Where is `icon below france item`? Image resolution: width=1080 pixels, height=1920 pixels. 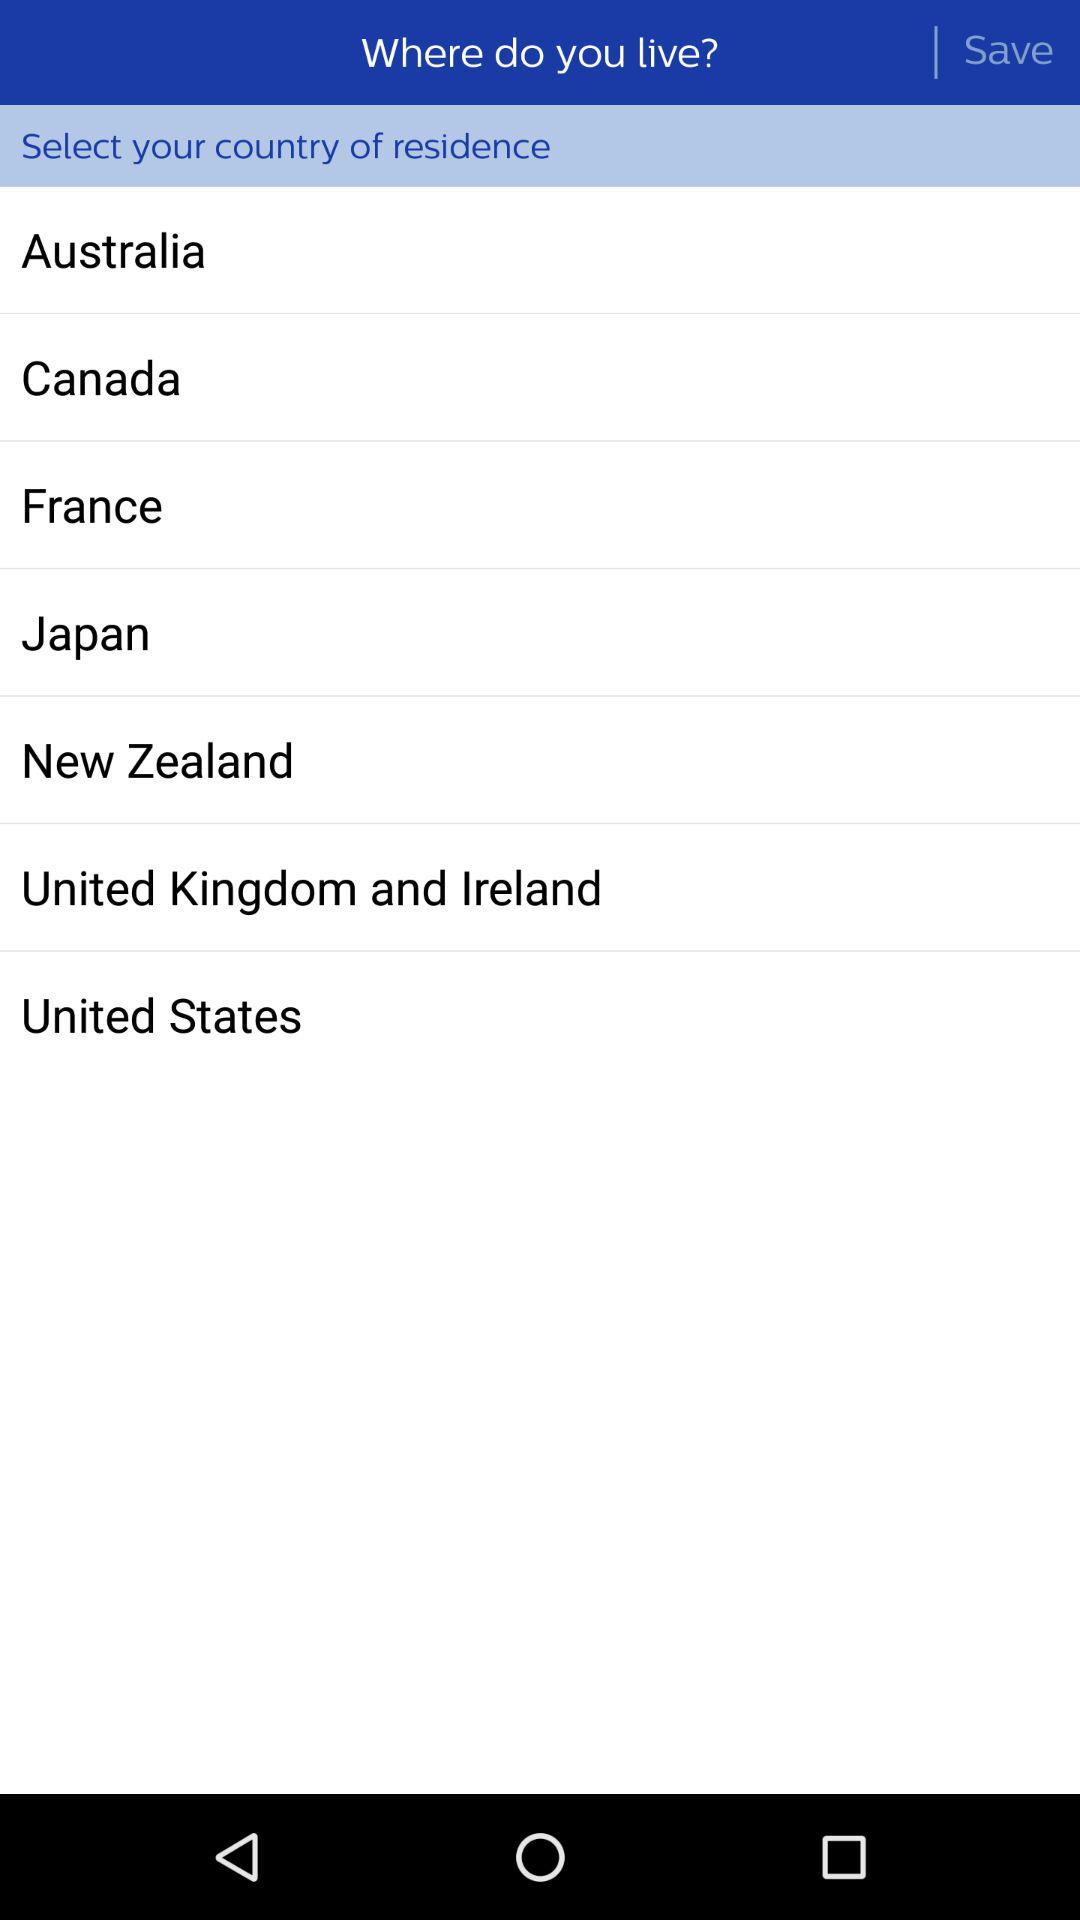 icon below france item is located at coordinates (540, 631).